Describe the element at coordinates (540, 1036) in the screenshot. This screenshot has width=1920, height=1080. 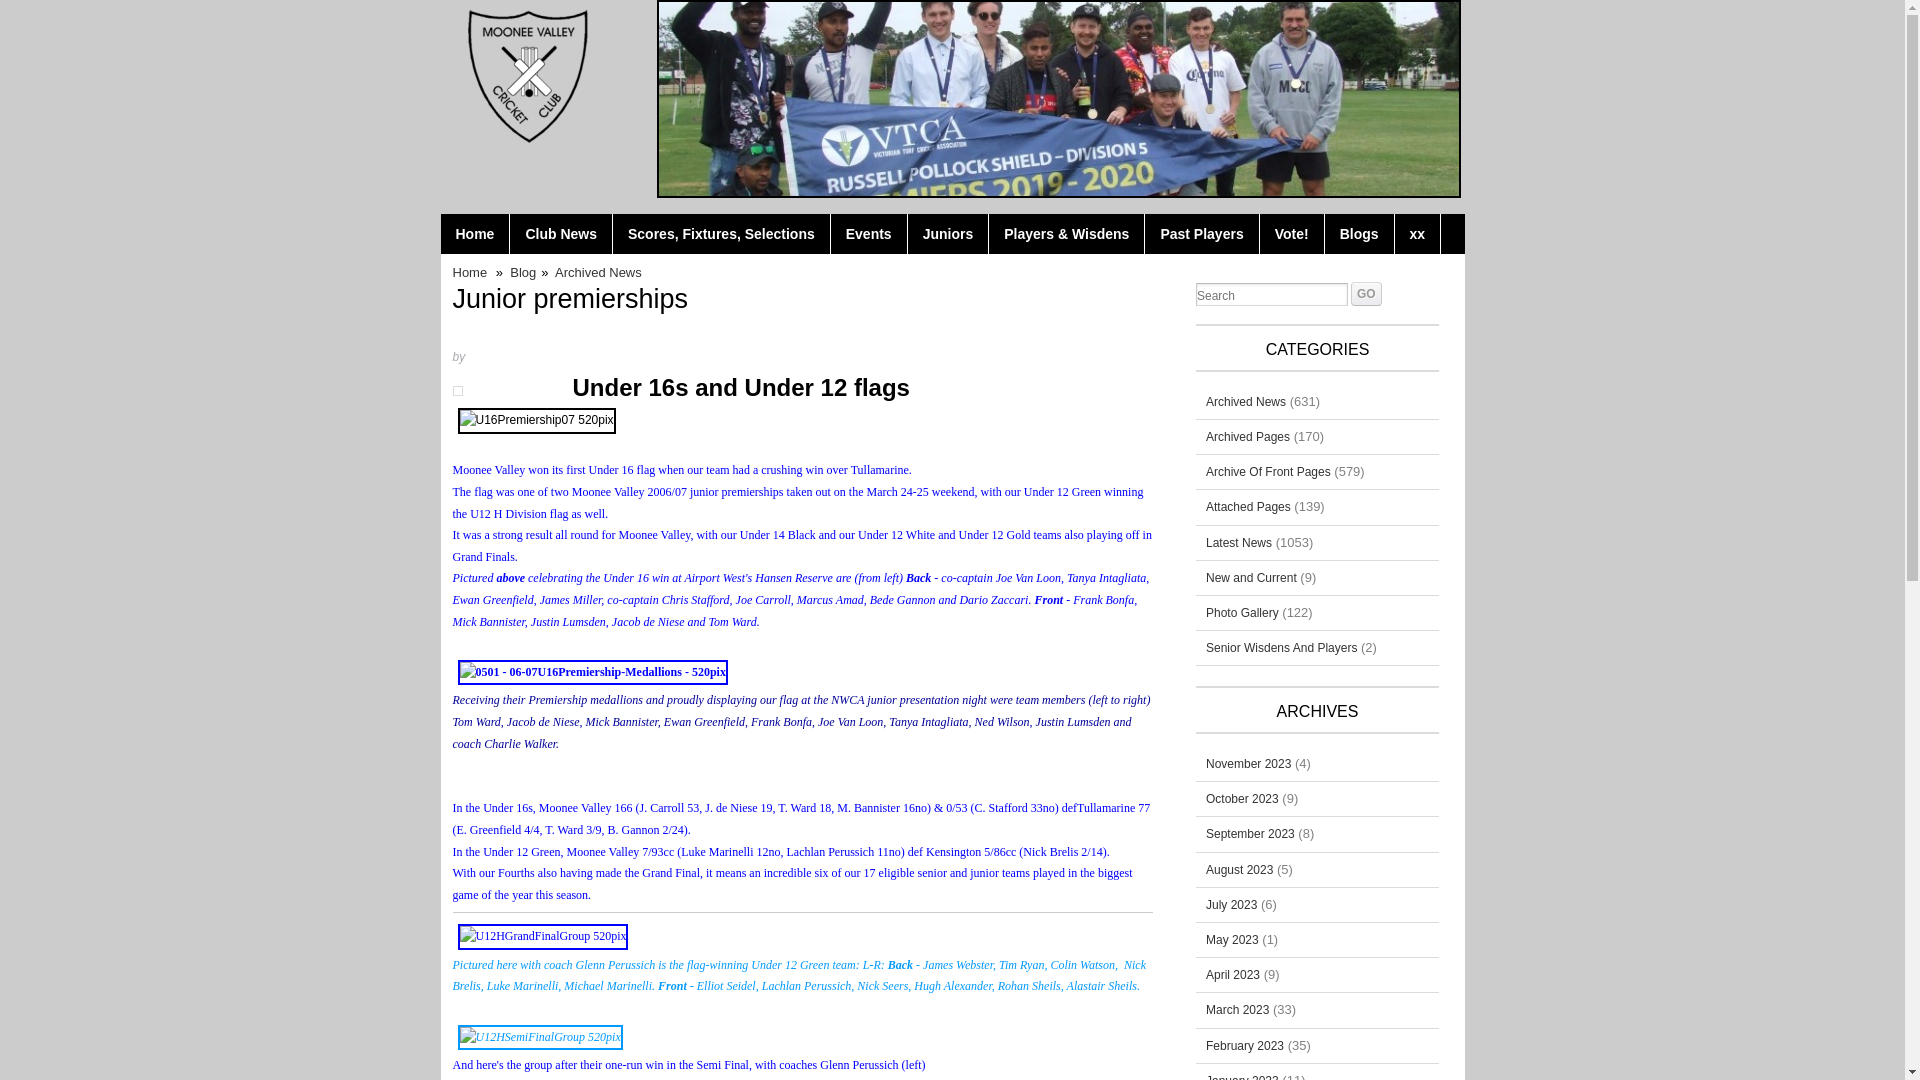
I see `'U12H Semi Final'` at that location.